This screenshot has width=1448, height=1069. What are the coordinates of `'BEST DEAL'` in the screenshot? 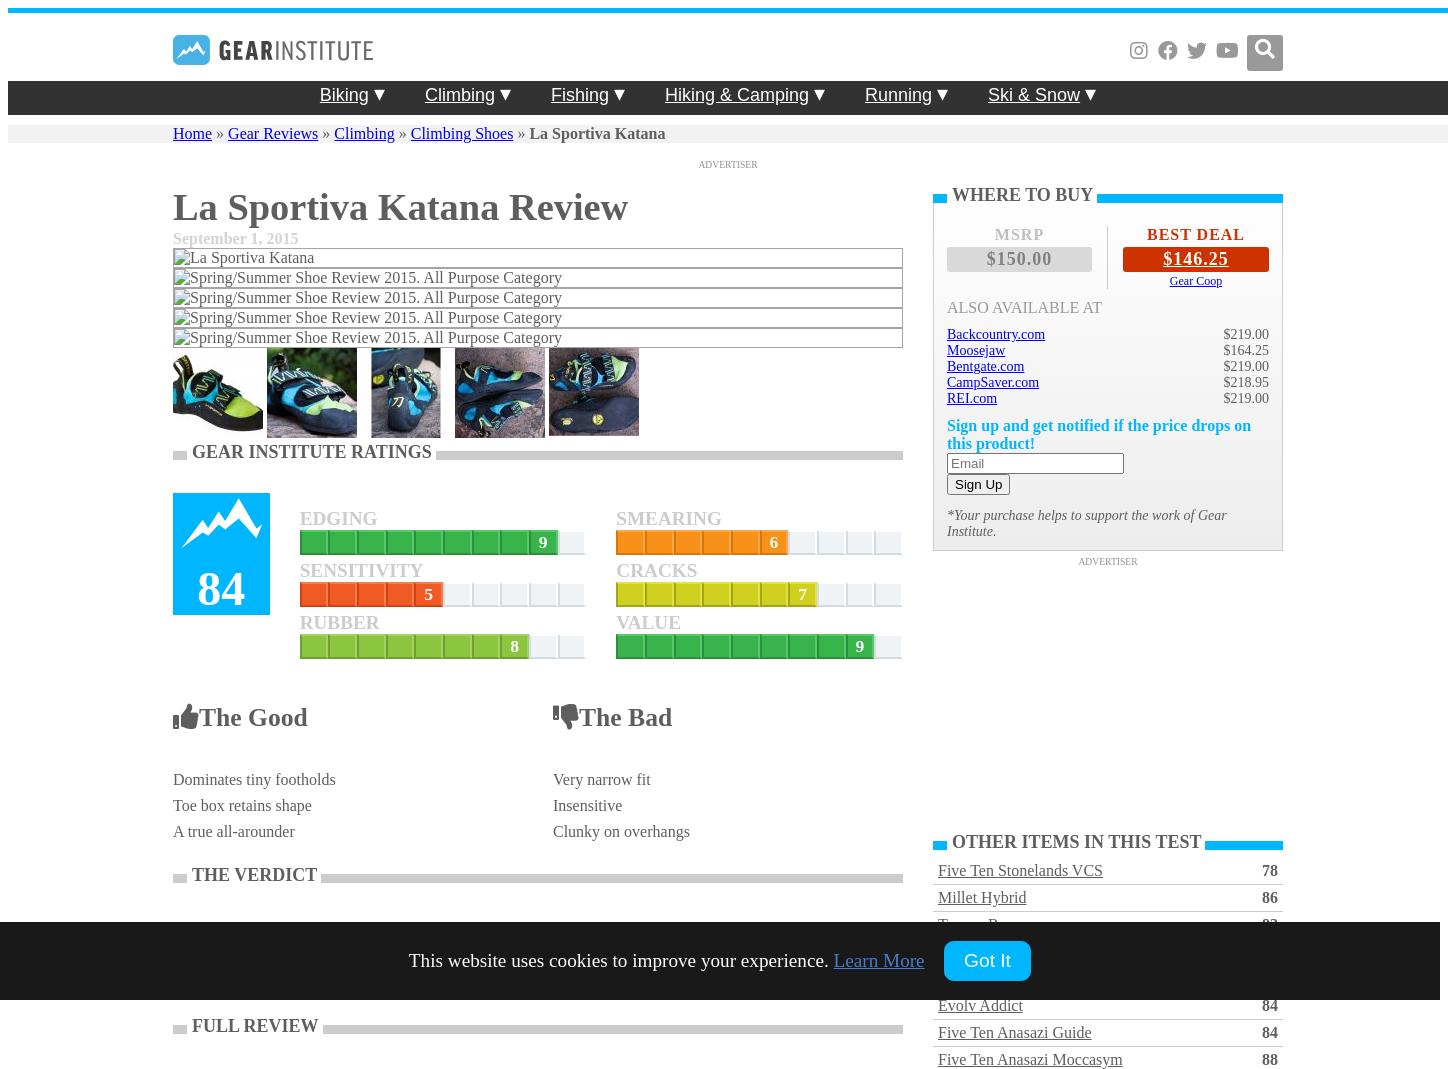 It's located at (1194, 233).